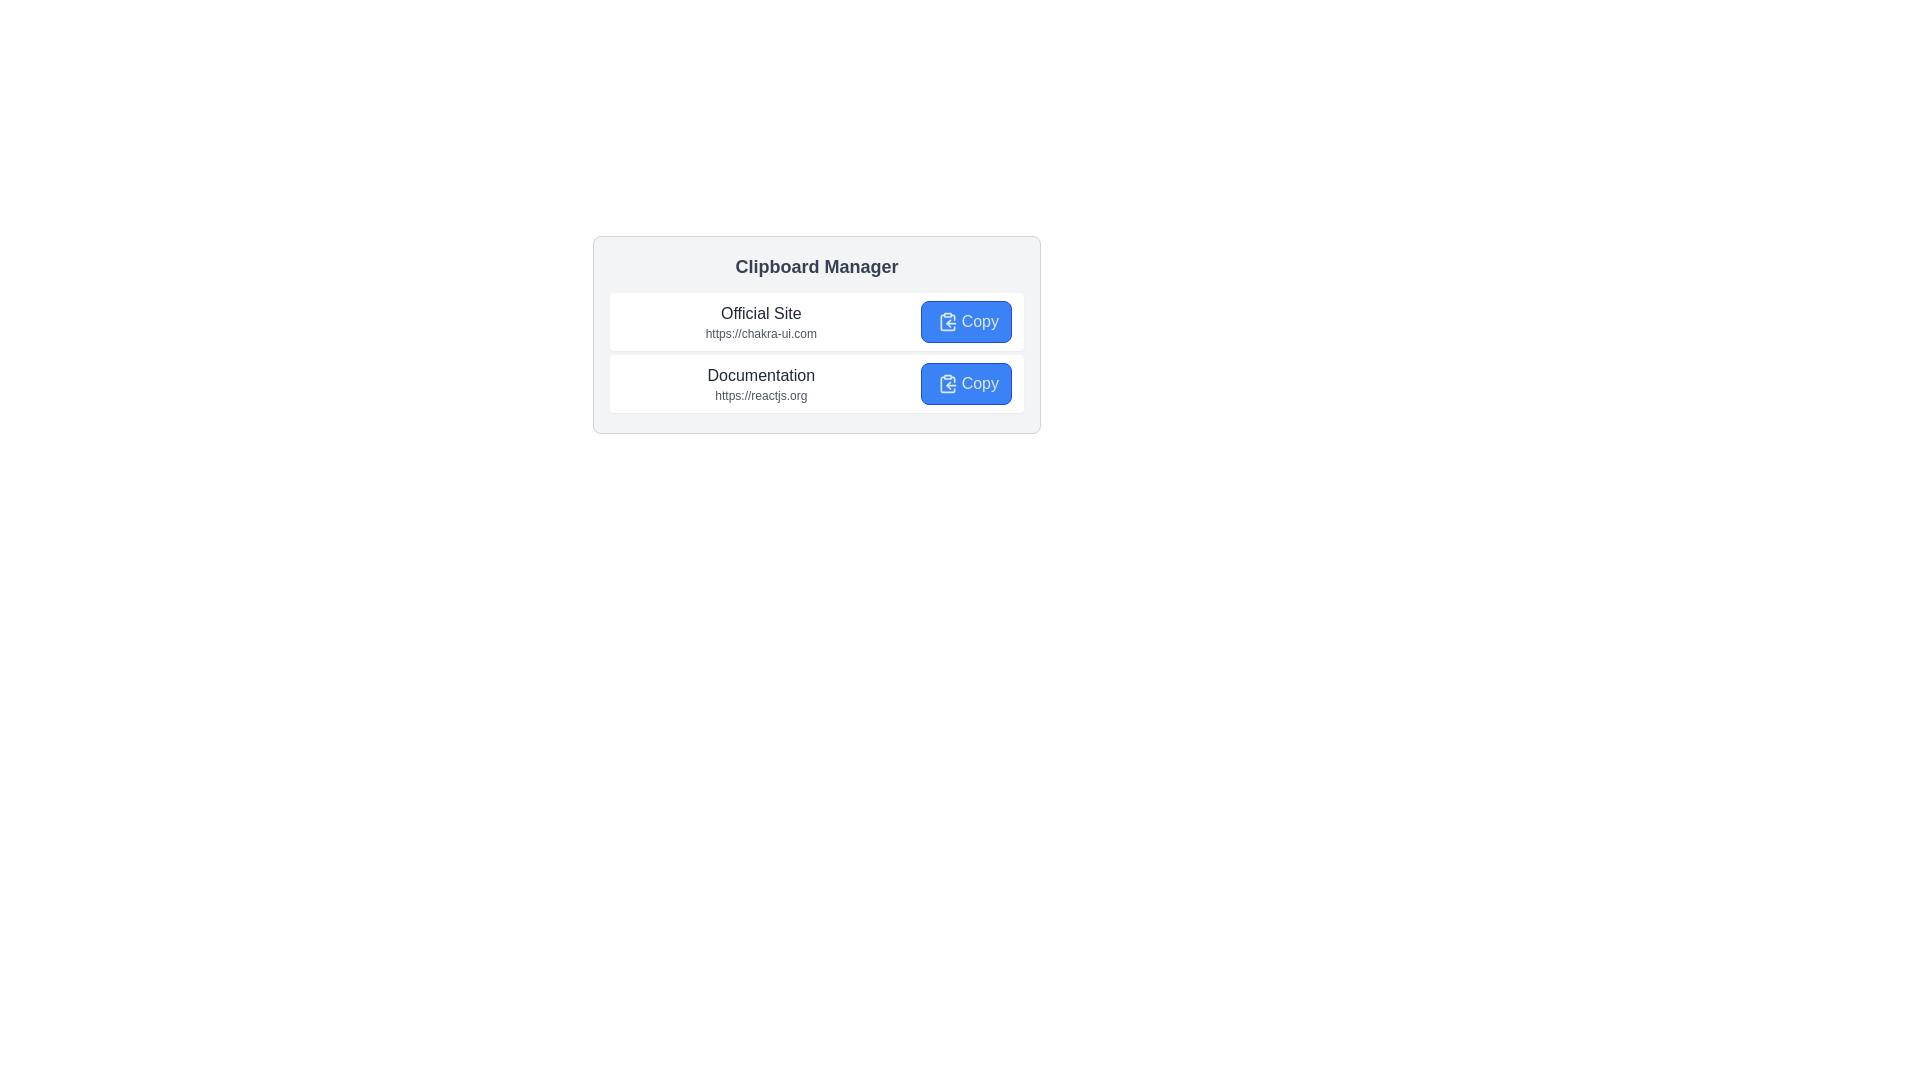  What do you see at coordinates (760, 333) in the screenshot?
I see `the static text element that displays a URL link related to 'Official Site', positioned centrally below it` at bounding box center [760, 333].